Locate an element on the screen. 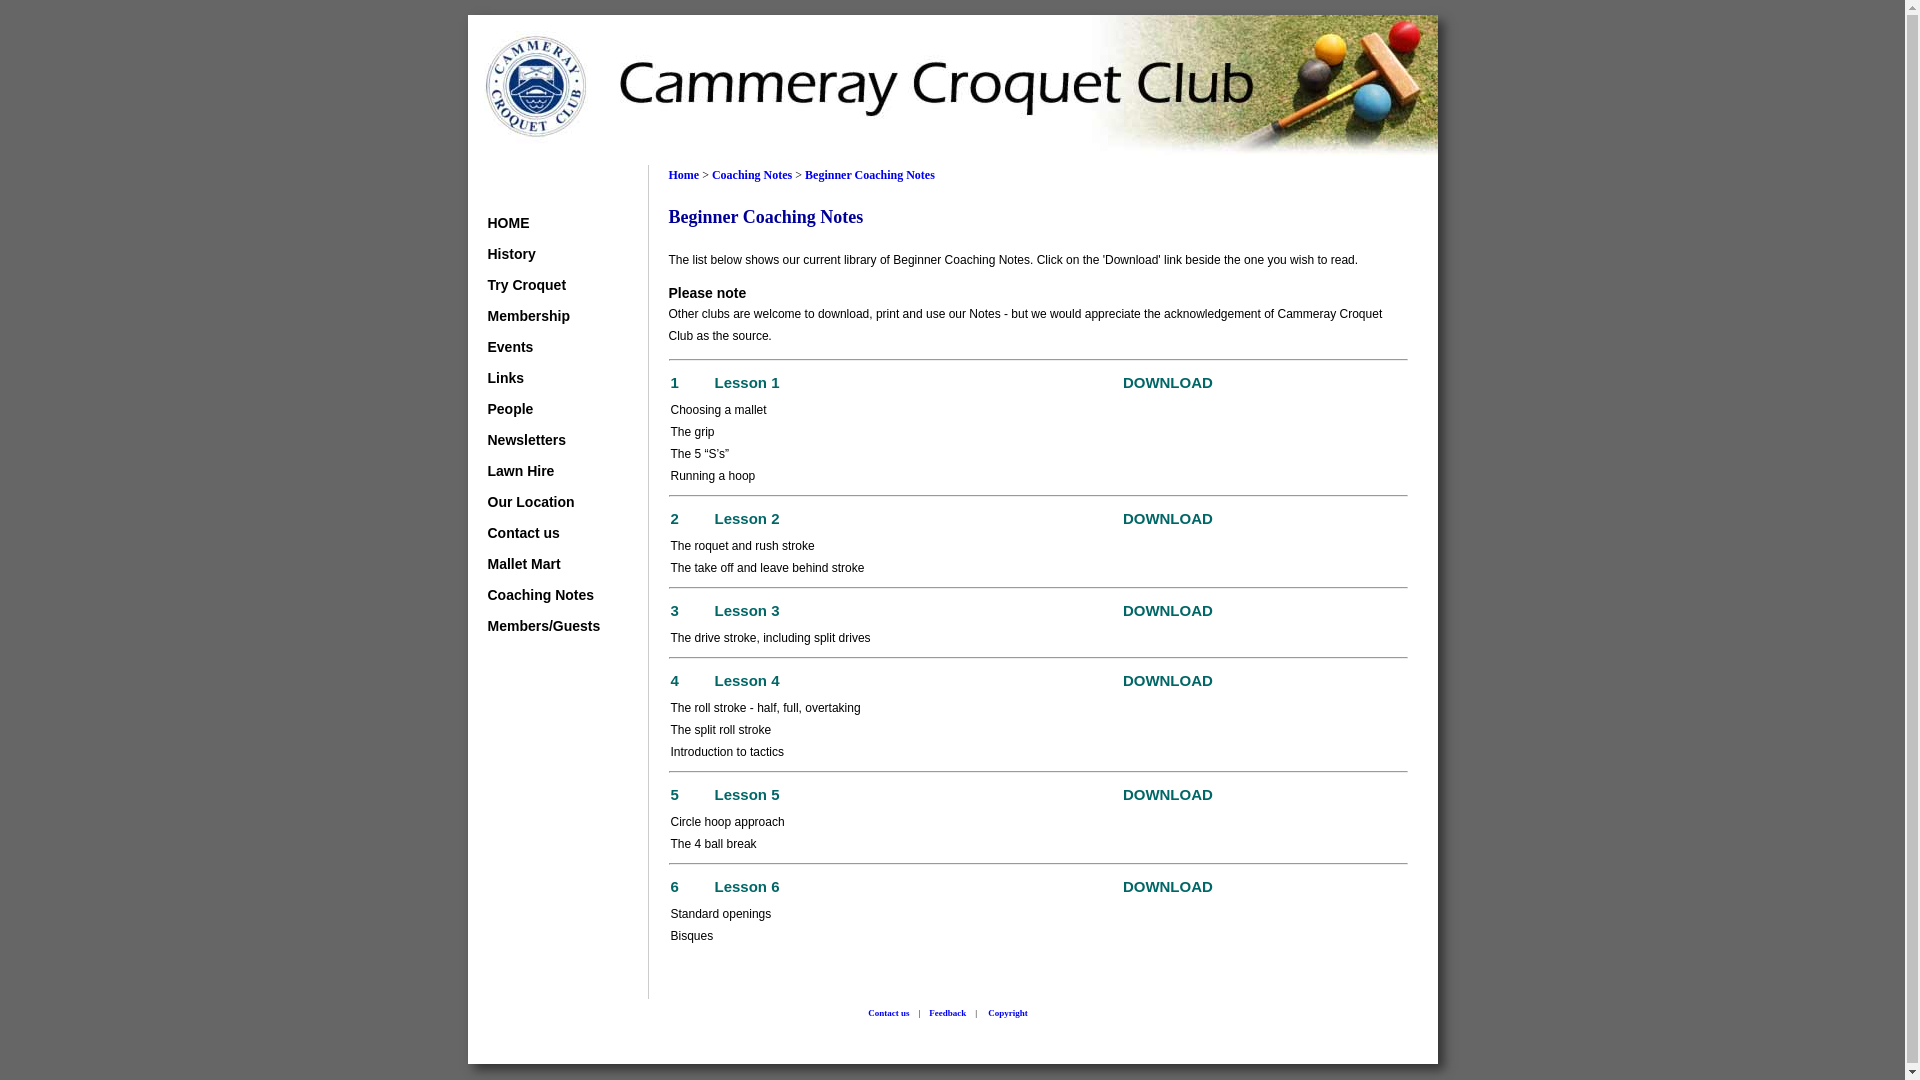  'Try Croquet' is located at coordinates (546, 285).